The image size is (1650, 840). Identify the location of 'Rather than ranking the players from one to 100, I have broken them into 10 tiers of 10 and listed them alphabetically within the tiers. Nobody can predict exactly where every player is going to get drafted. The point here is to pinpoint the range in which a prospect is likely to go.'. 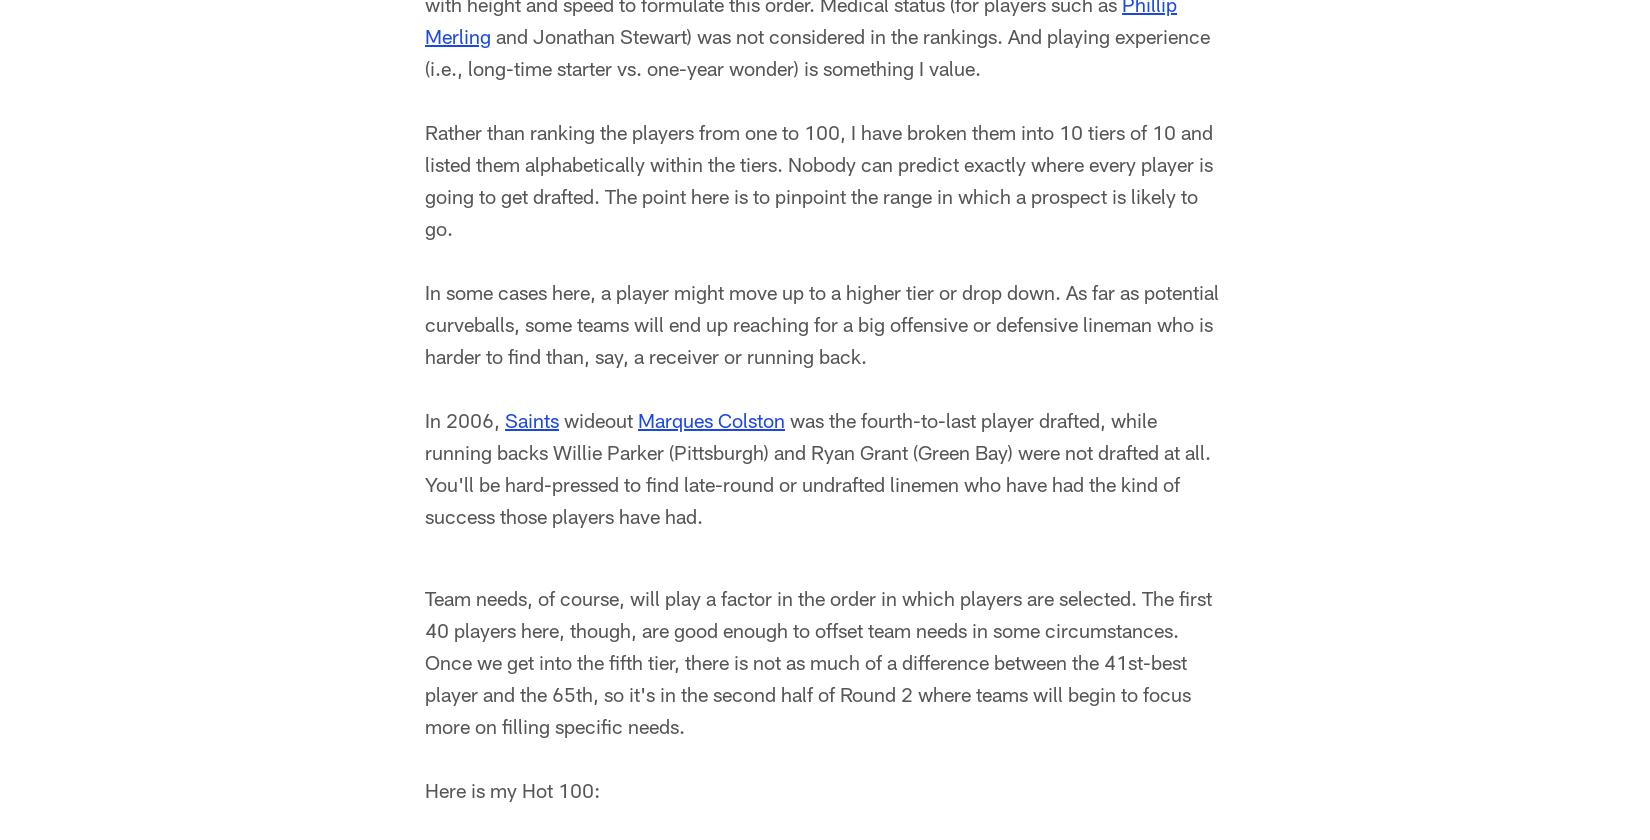
(818, 183).